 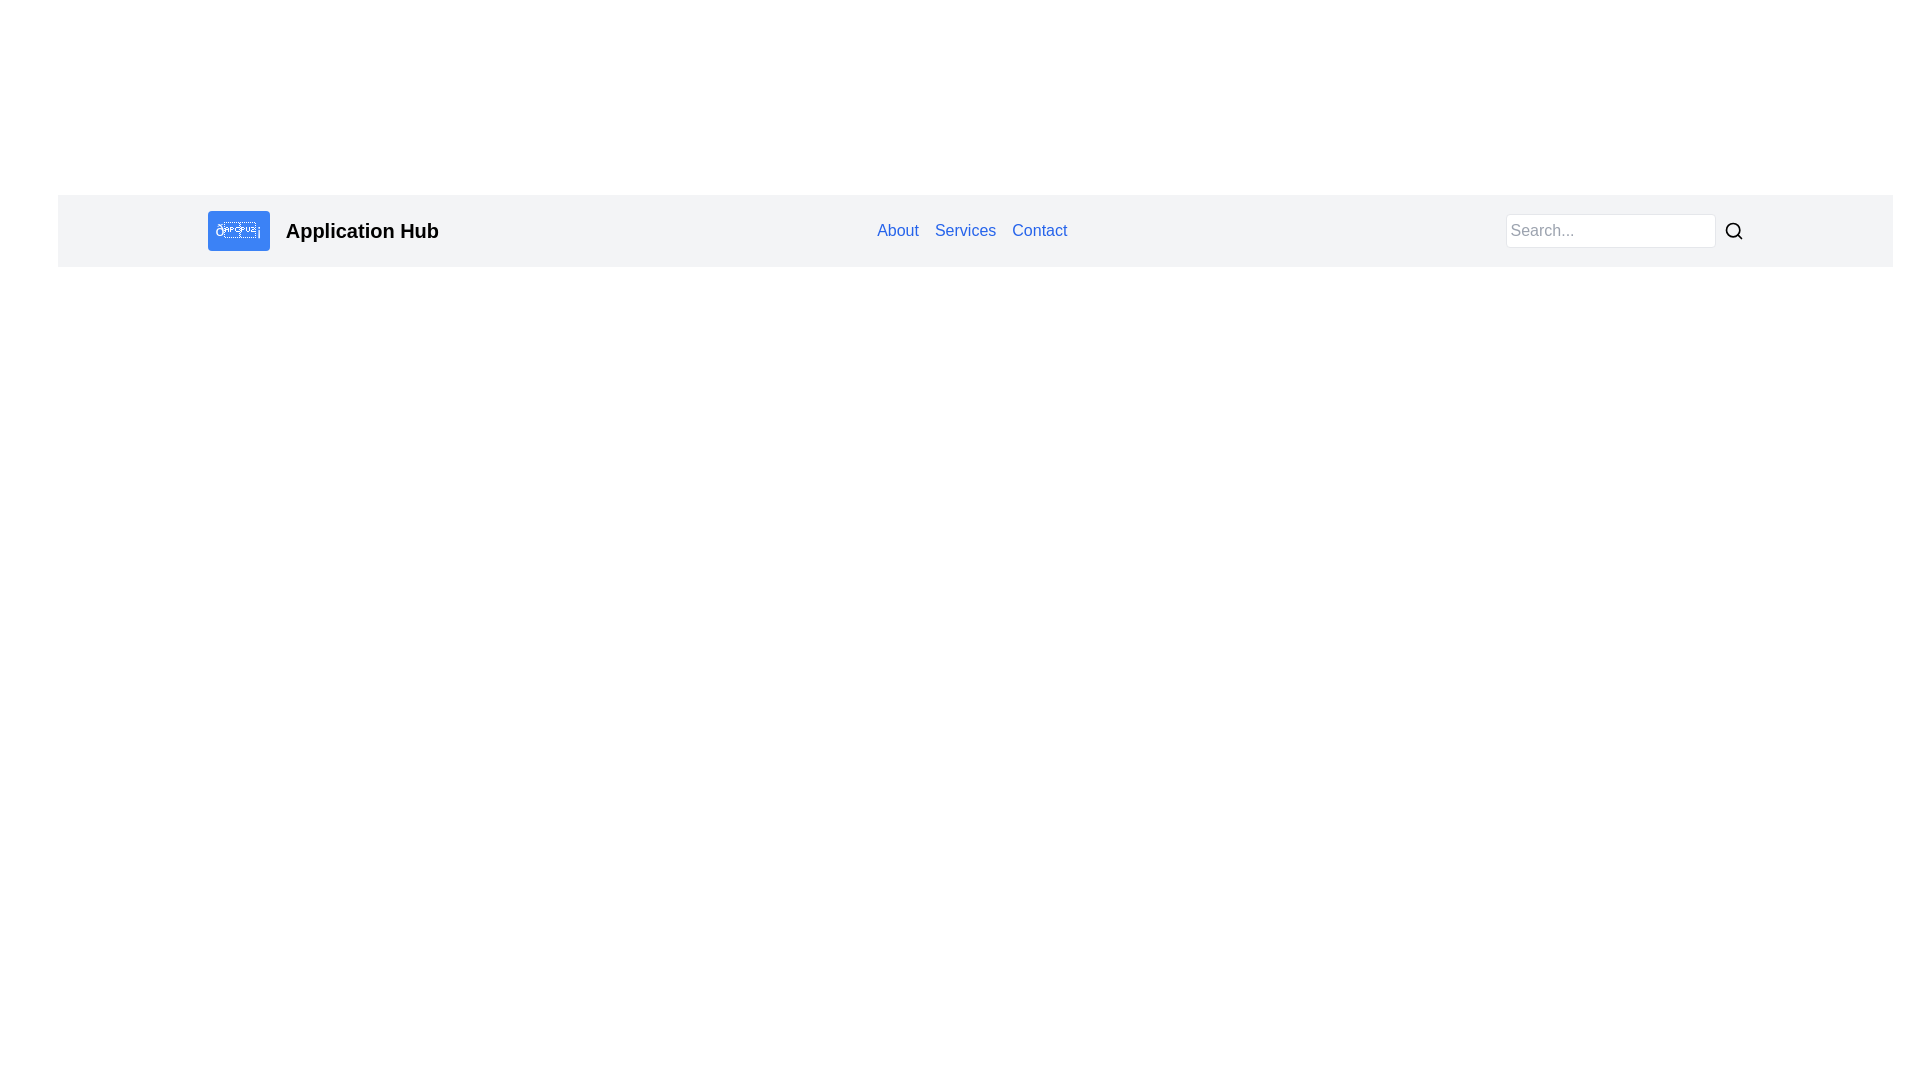 What do you see at coordinates (975, 230) in the screenshot?
I see `the gray-colored navigation bar at the top-center of the page` at bounding box center [975, 230].